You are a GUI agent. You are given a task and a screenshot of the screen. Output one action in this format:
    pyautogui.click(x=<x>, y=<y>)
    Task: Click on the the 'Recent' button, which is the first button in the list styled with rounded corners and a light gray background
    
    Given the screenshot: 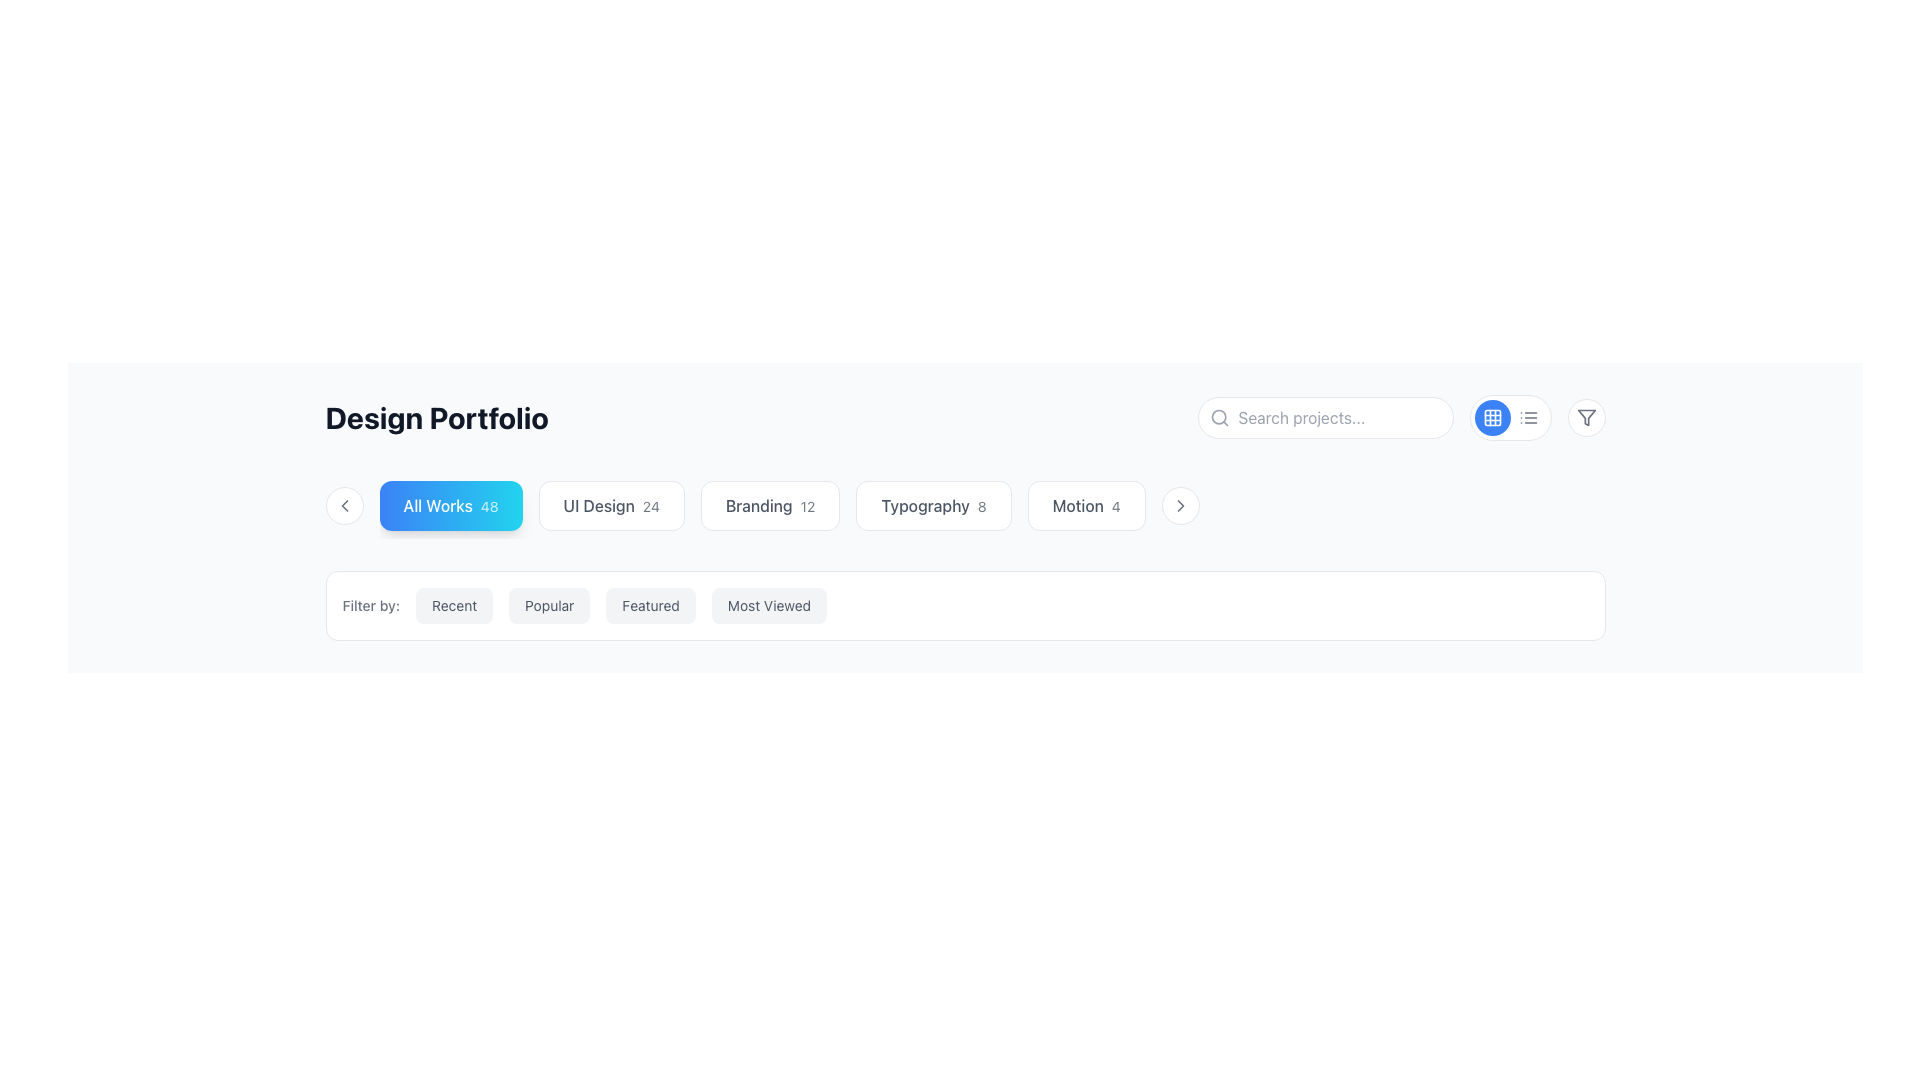 What is the action you would take?
    pyautogui.click(x=453, y=604)
    